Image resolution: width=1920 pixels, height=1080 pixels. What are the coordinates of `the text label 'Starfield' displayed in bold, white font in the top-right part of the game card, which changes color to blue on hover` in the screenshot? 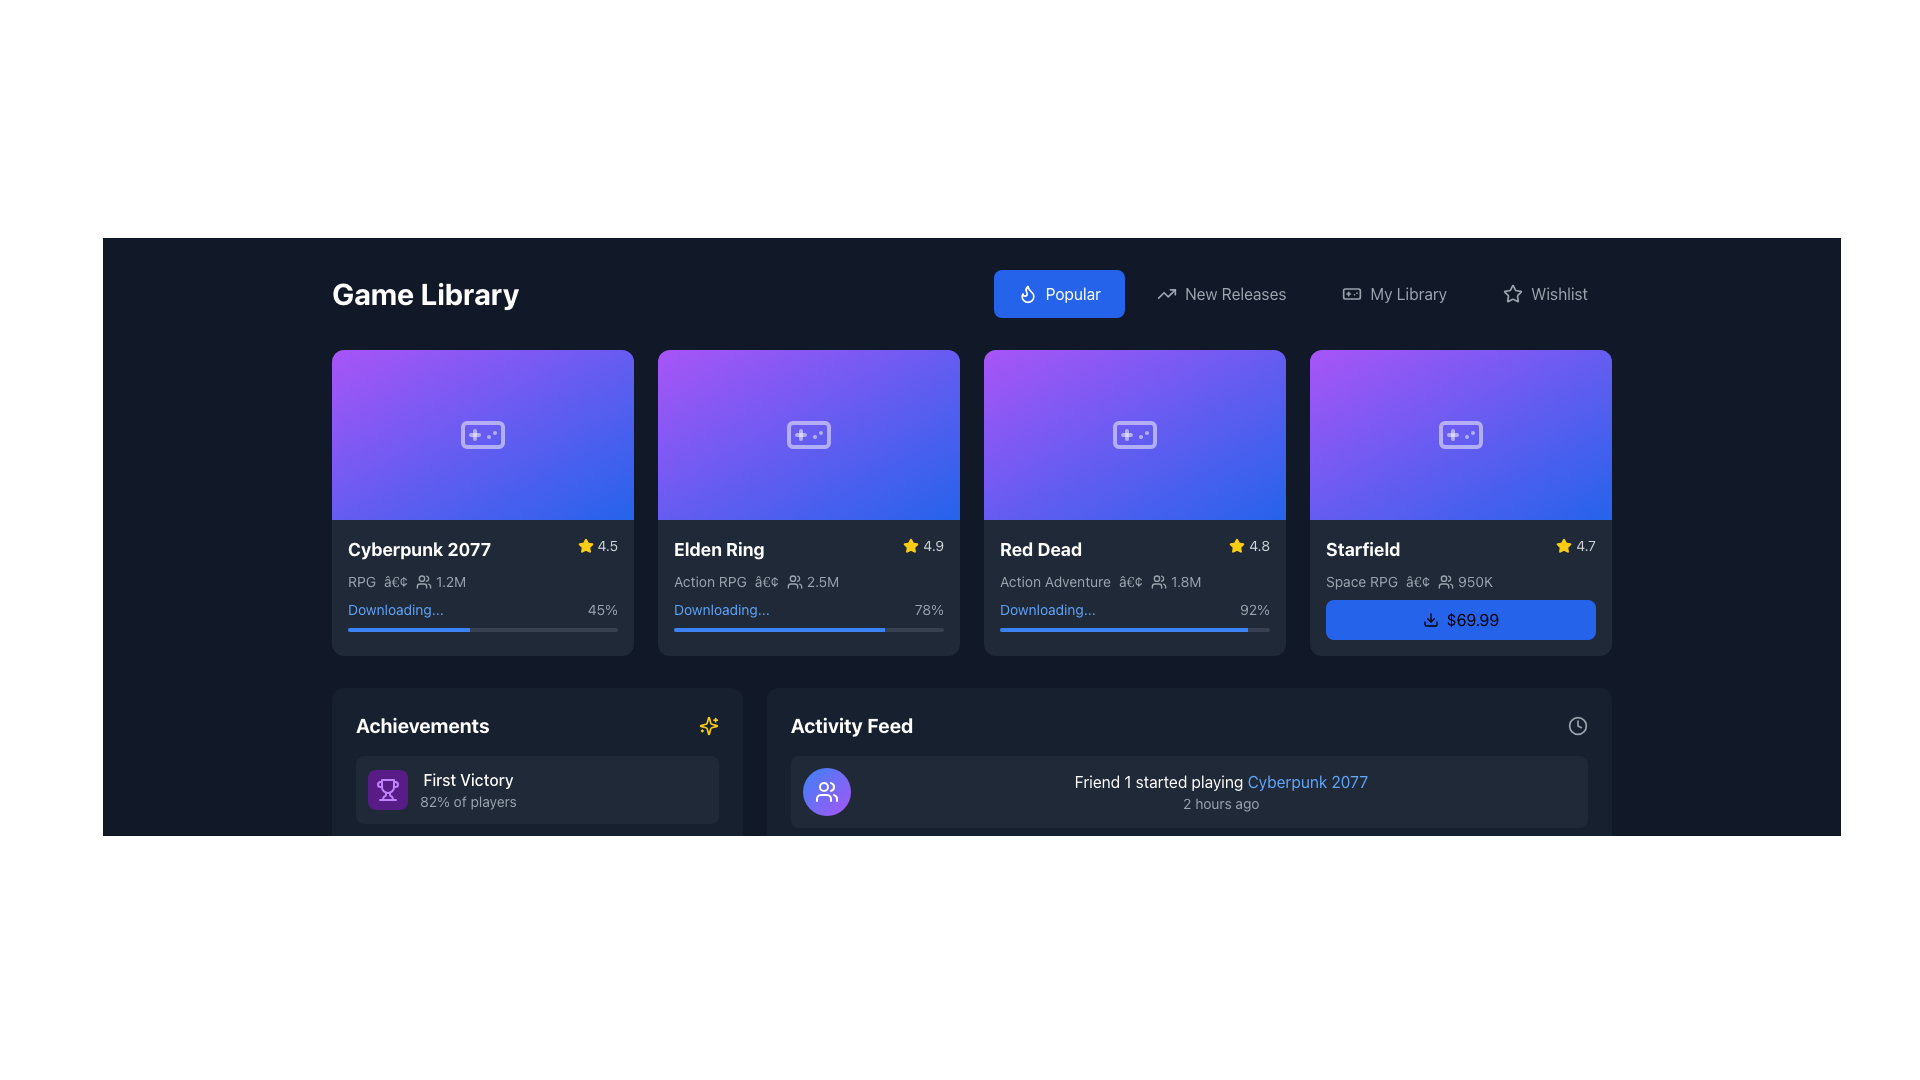 It's located at (1362, 549).